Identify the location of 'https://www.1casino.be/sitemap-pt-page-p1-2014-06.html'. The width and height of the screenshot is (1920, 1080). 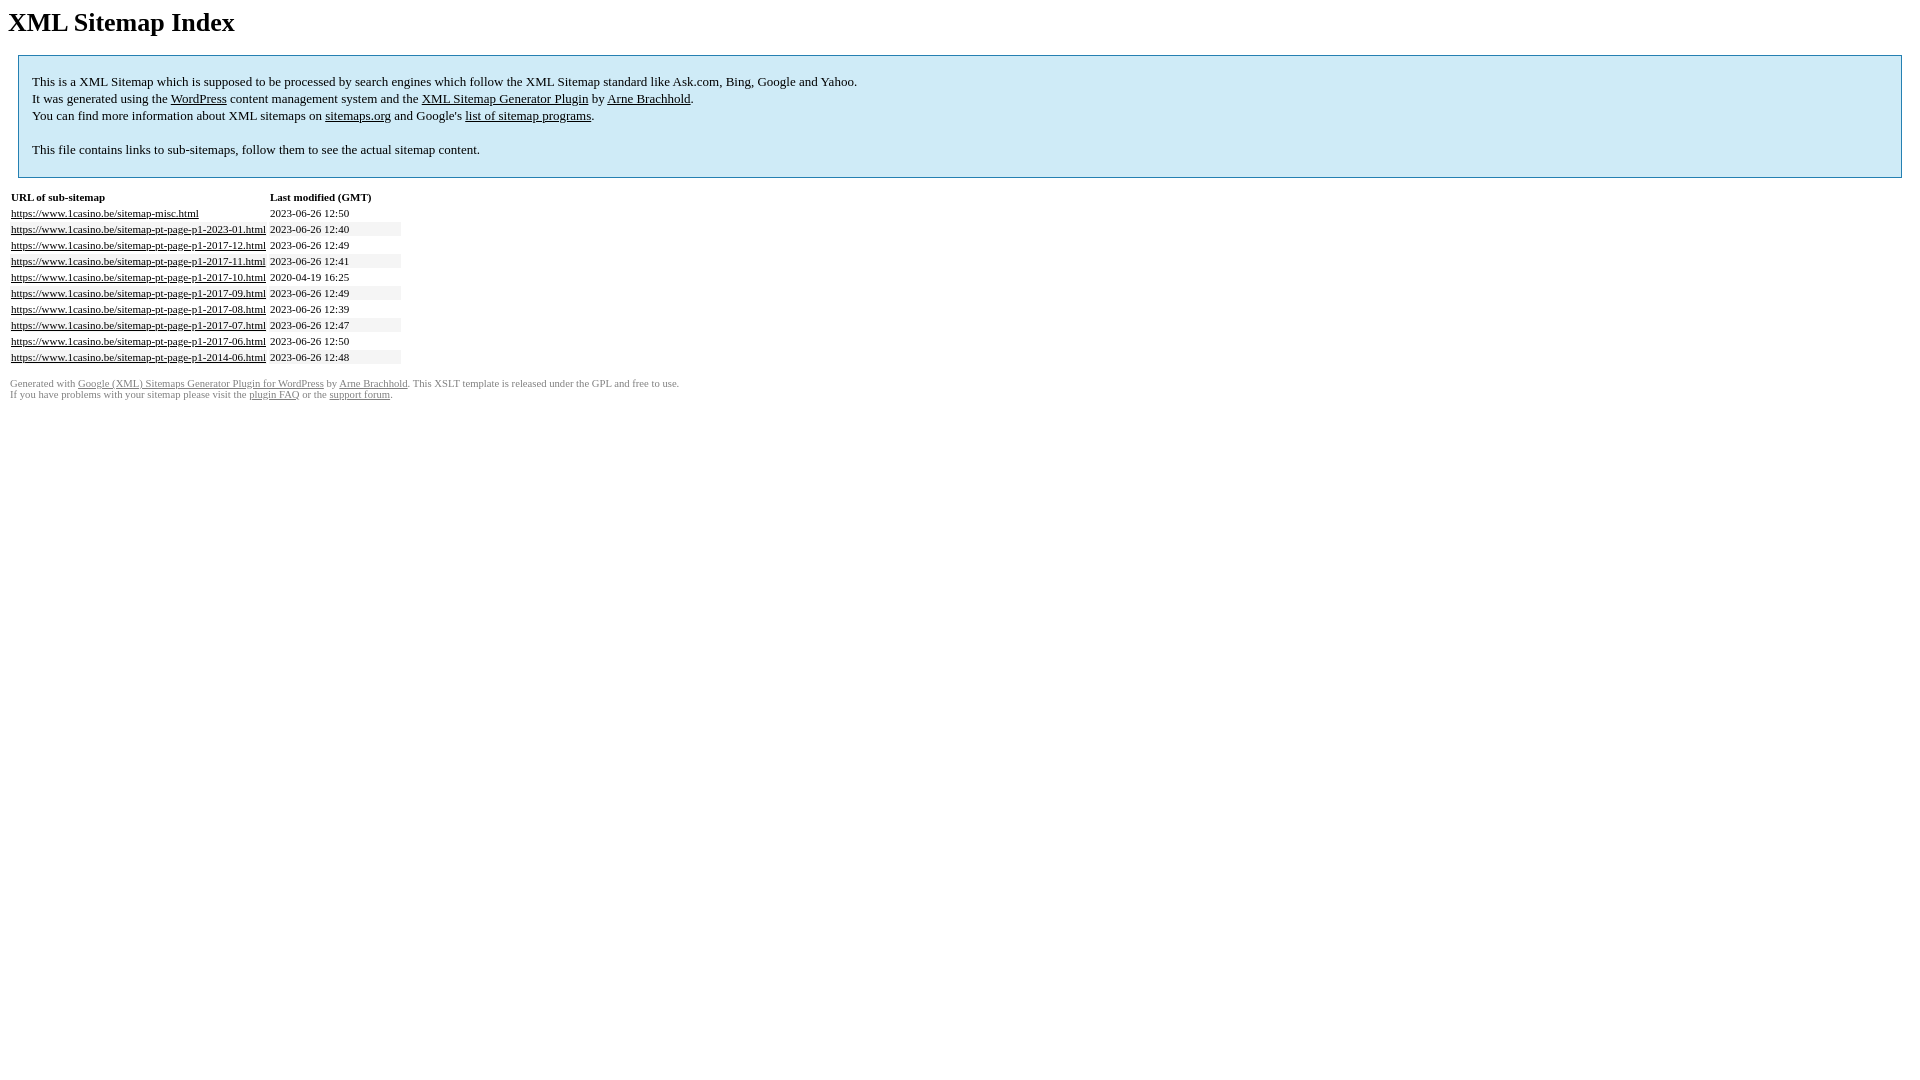
(10, 356).